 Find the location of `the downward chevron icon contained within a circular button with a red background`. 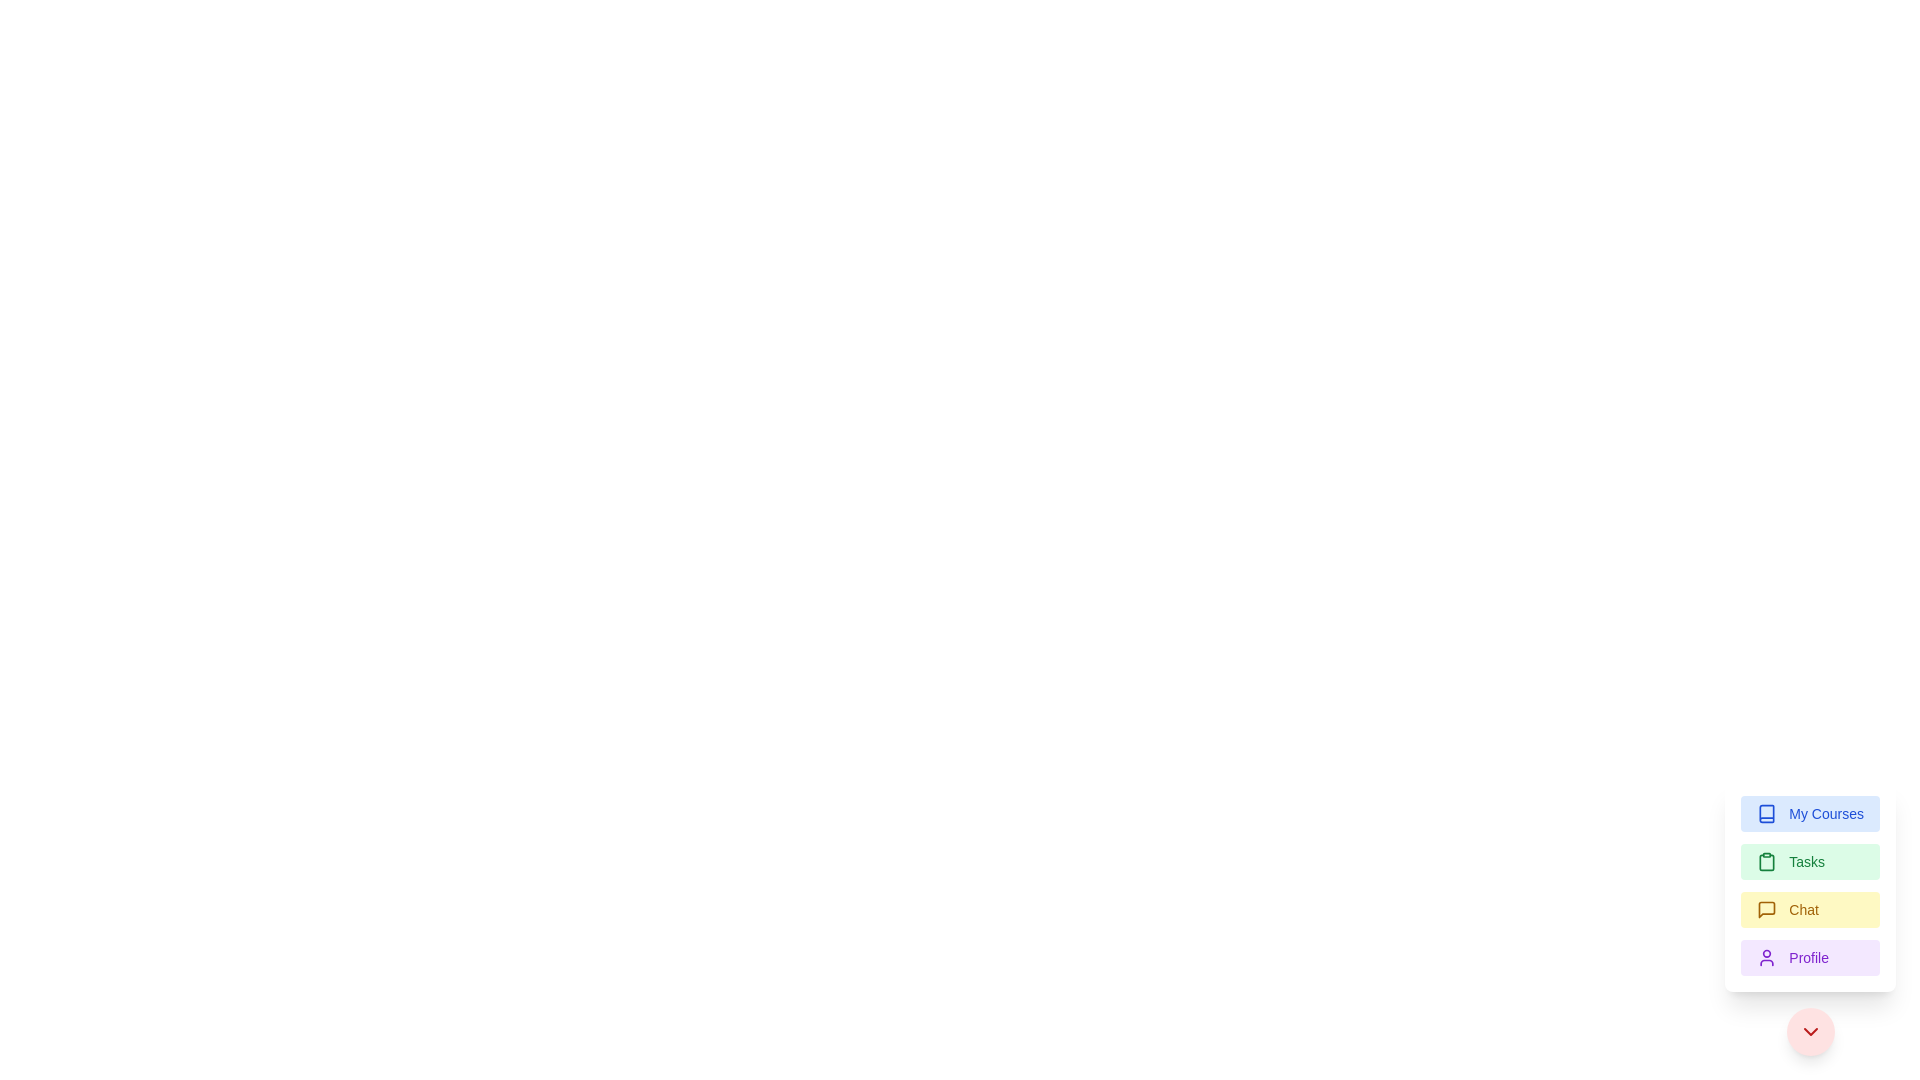

the downward chevron icon contained within a circular button with a red background is located at coordinates (1810, 1032).